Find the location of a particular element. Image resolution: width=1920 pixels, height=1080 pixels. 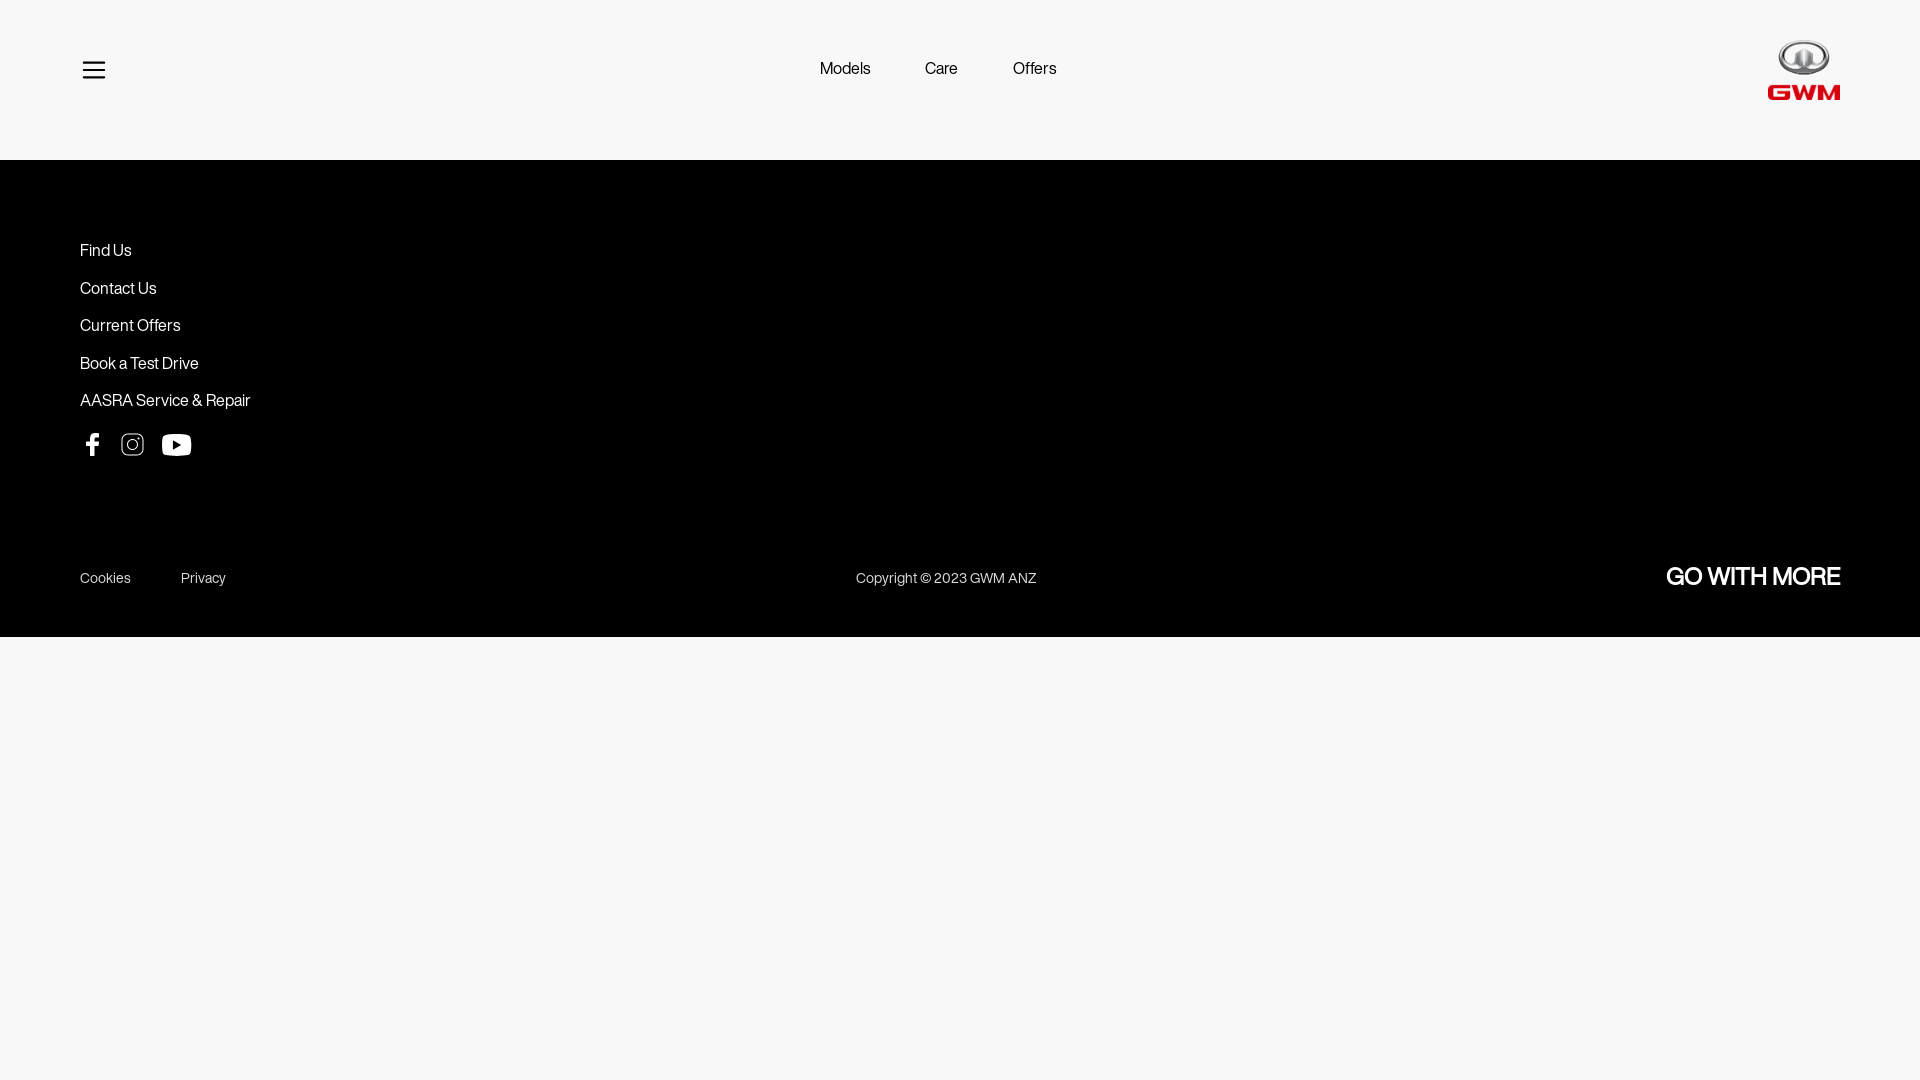

'AASRA Service & Repair' is located at coordinates (165, 401).